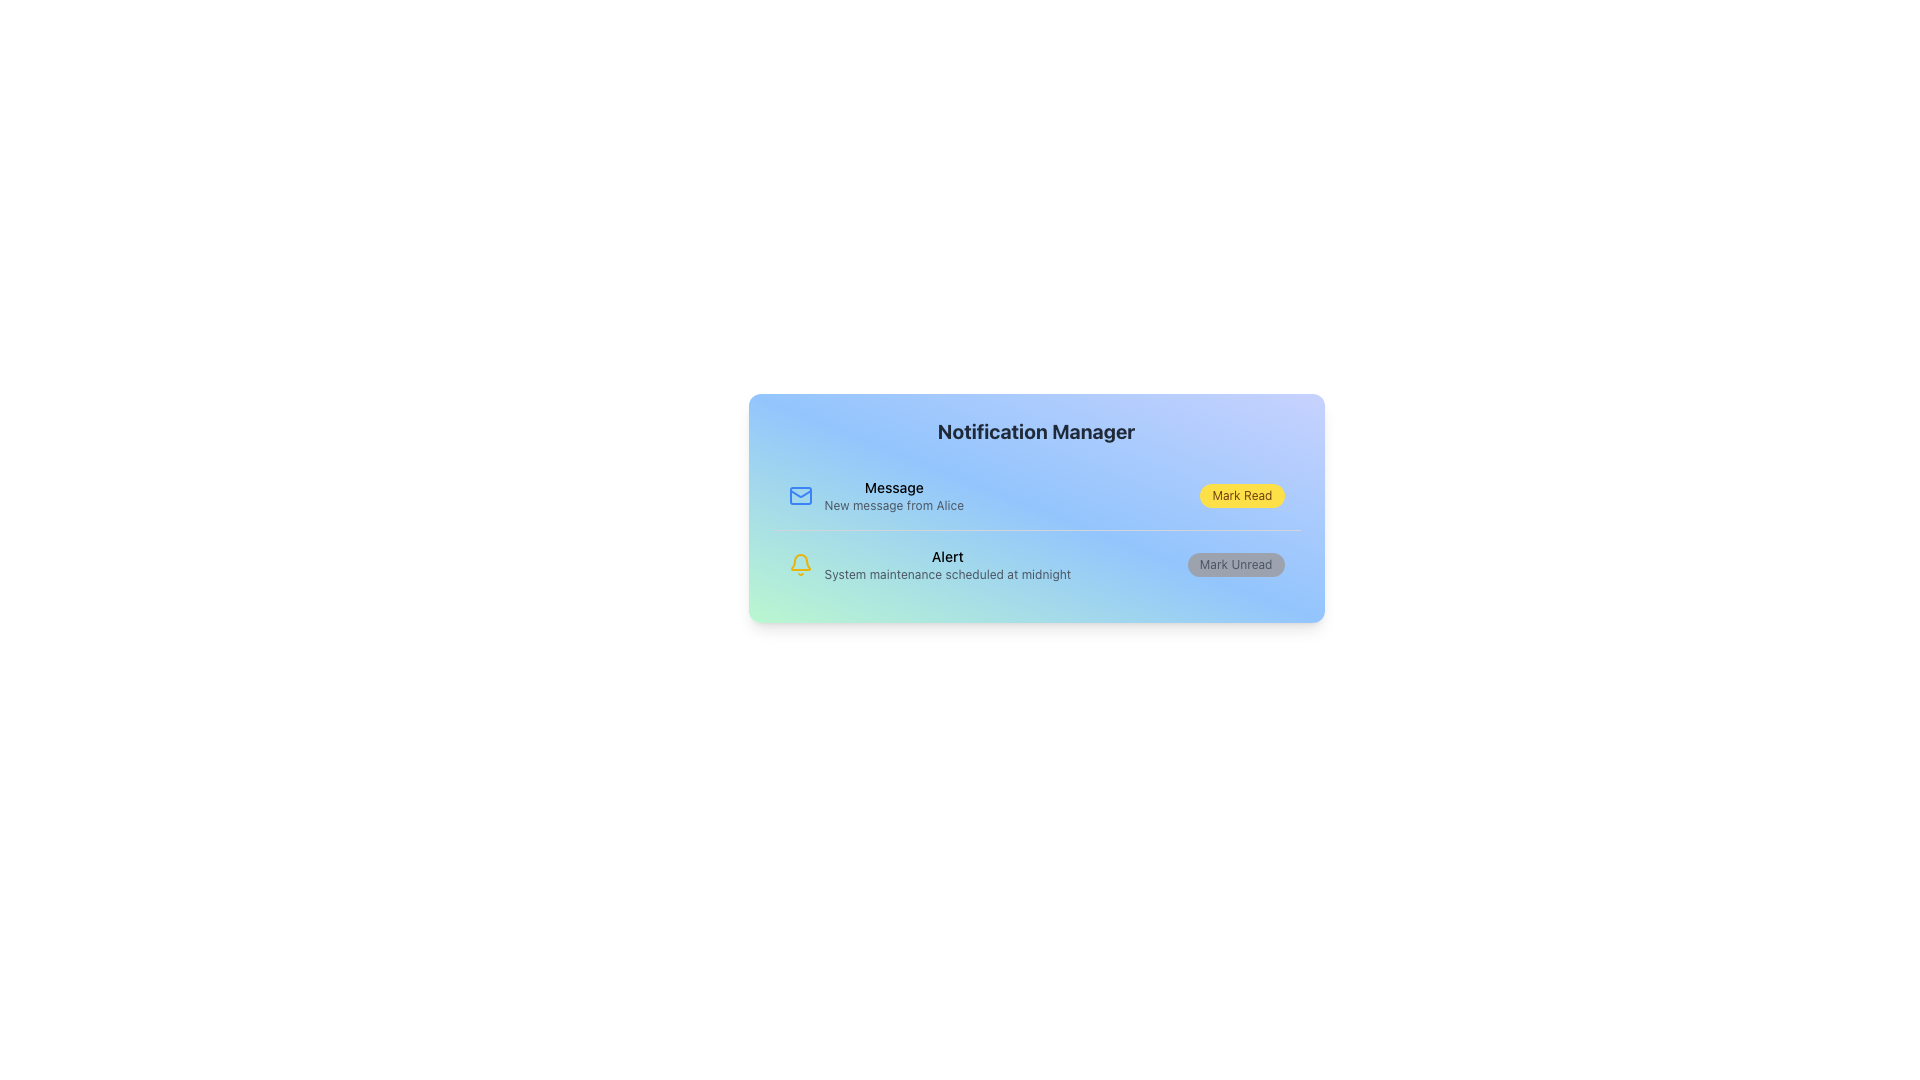 This screenshot has width=1920, height=1080. Describe the element at coordinates (946, 574) in the screenshot. I see `the Static Text element displaying the message 'System maintenance scheduled at midnight' located under the 'Alert' title in the notification section` at that location.